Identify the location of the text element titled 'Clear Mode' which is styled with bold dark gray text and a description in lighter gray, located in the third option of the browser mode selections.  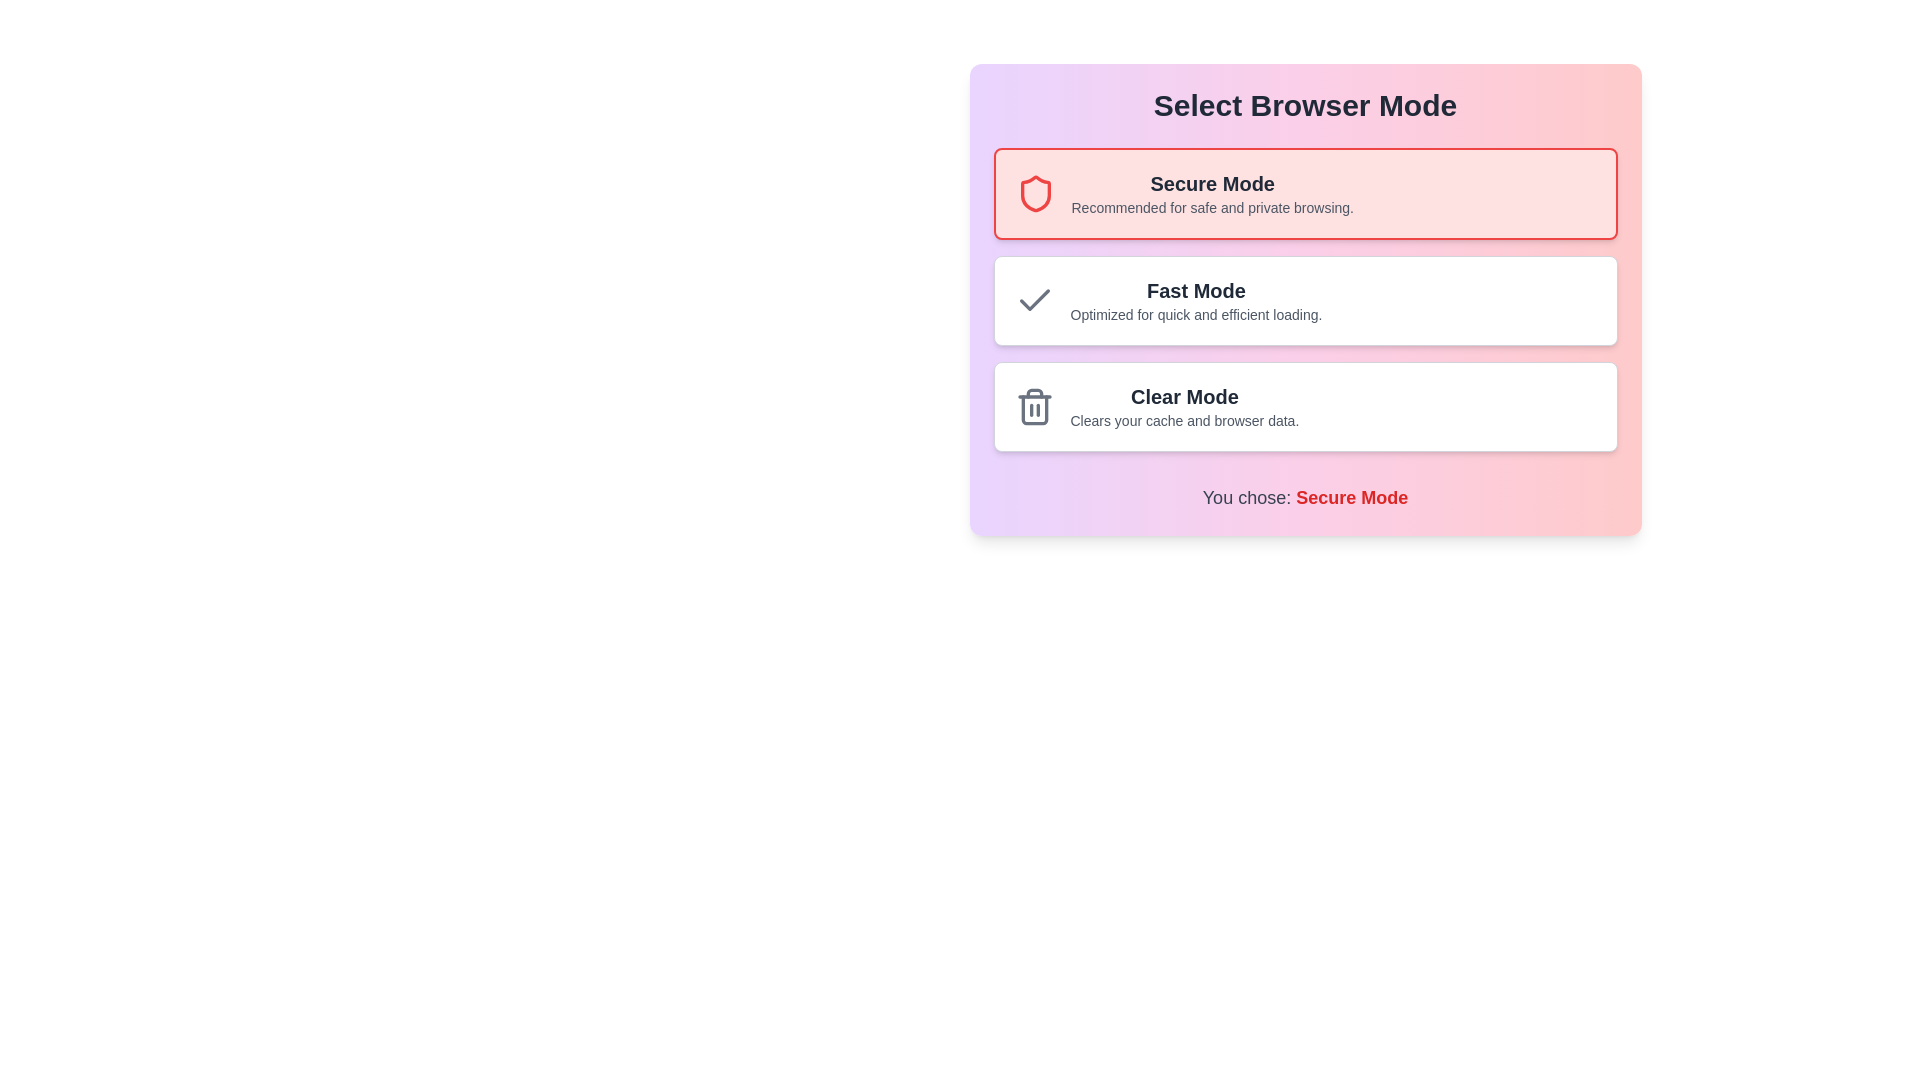
(1184, 406).